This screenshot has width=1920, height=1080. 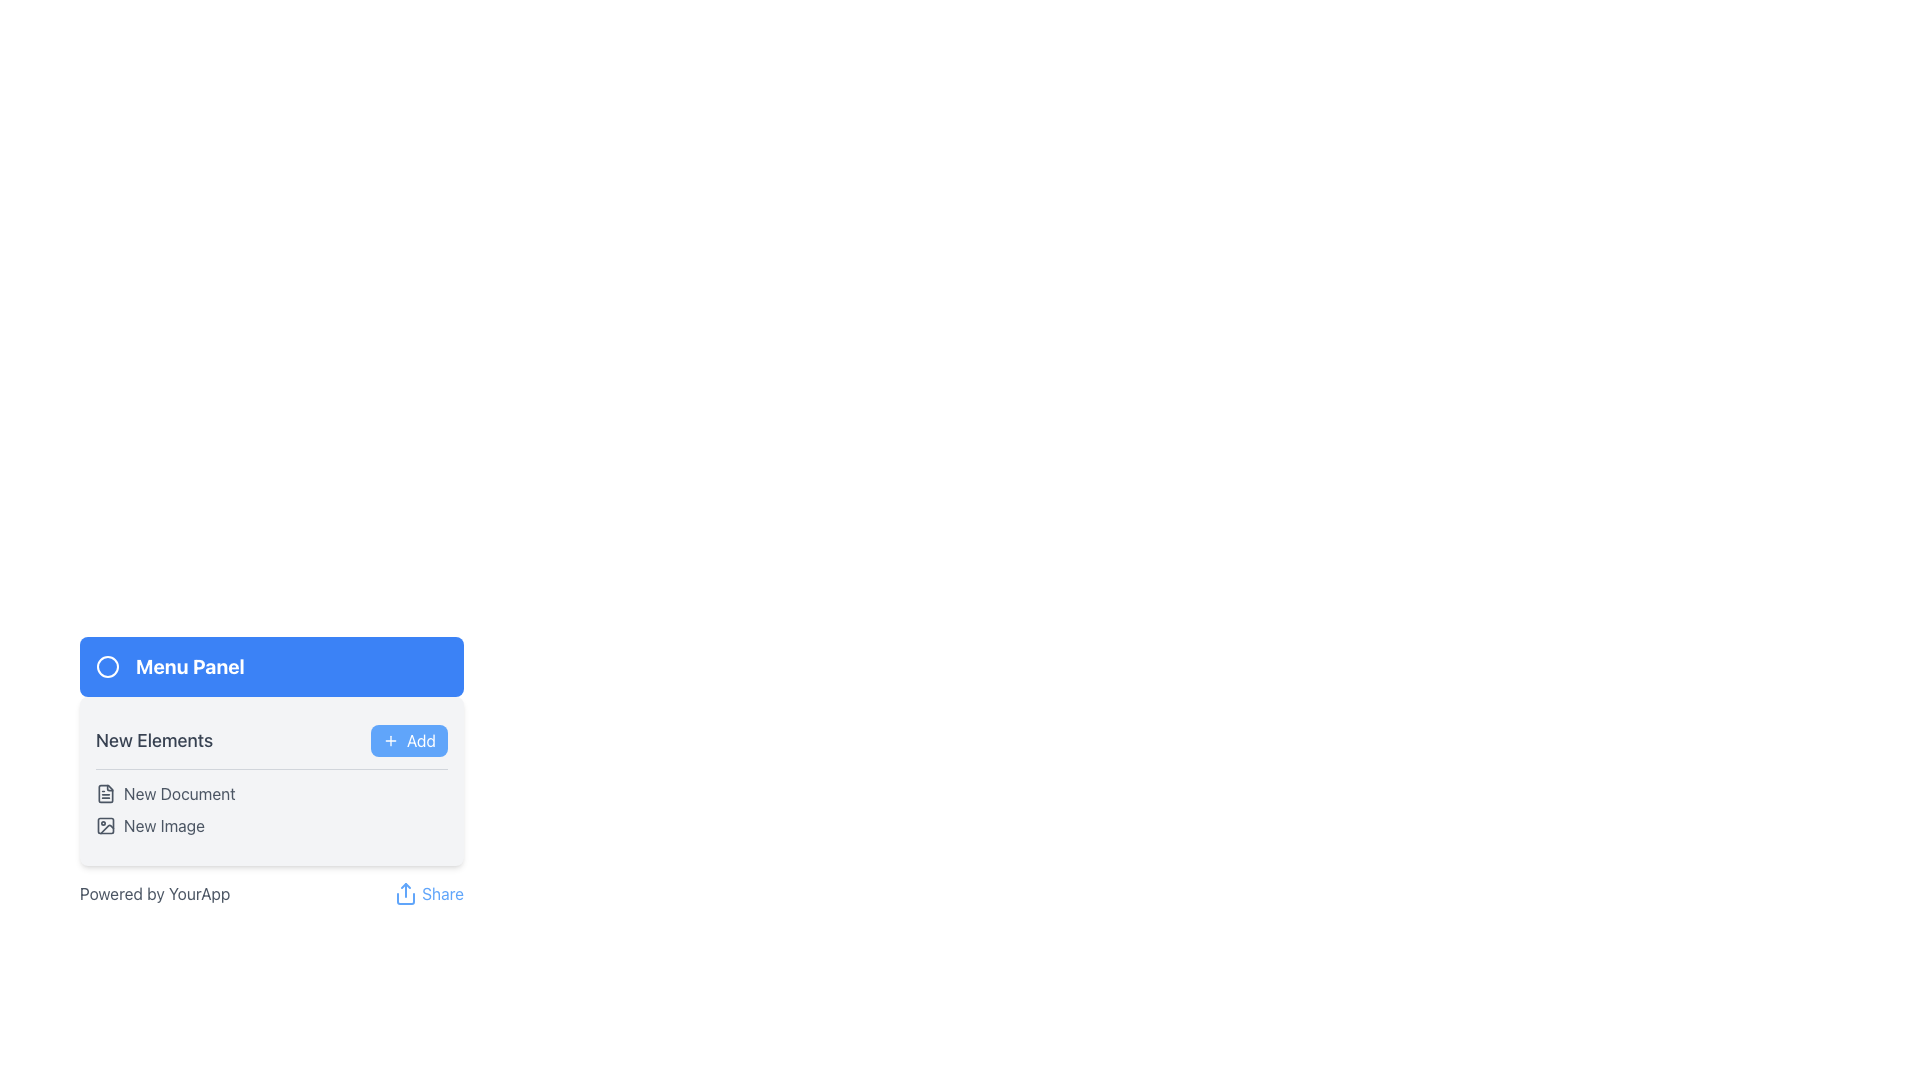 I want to click on the first button in the vertical list of options under 'New Elements', so click(x=271, y=793).